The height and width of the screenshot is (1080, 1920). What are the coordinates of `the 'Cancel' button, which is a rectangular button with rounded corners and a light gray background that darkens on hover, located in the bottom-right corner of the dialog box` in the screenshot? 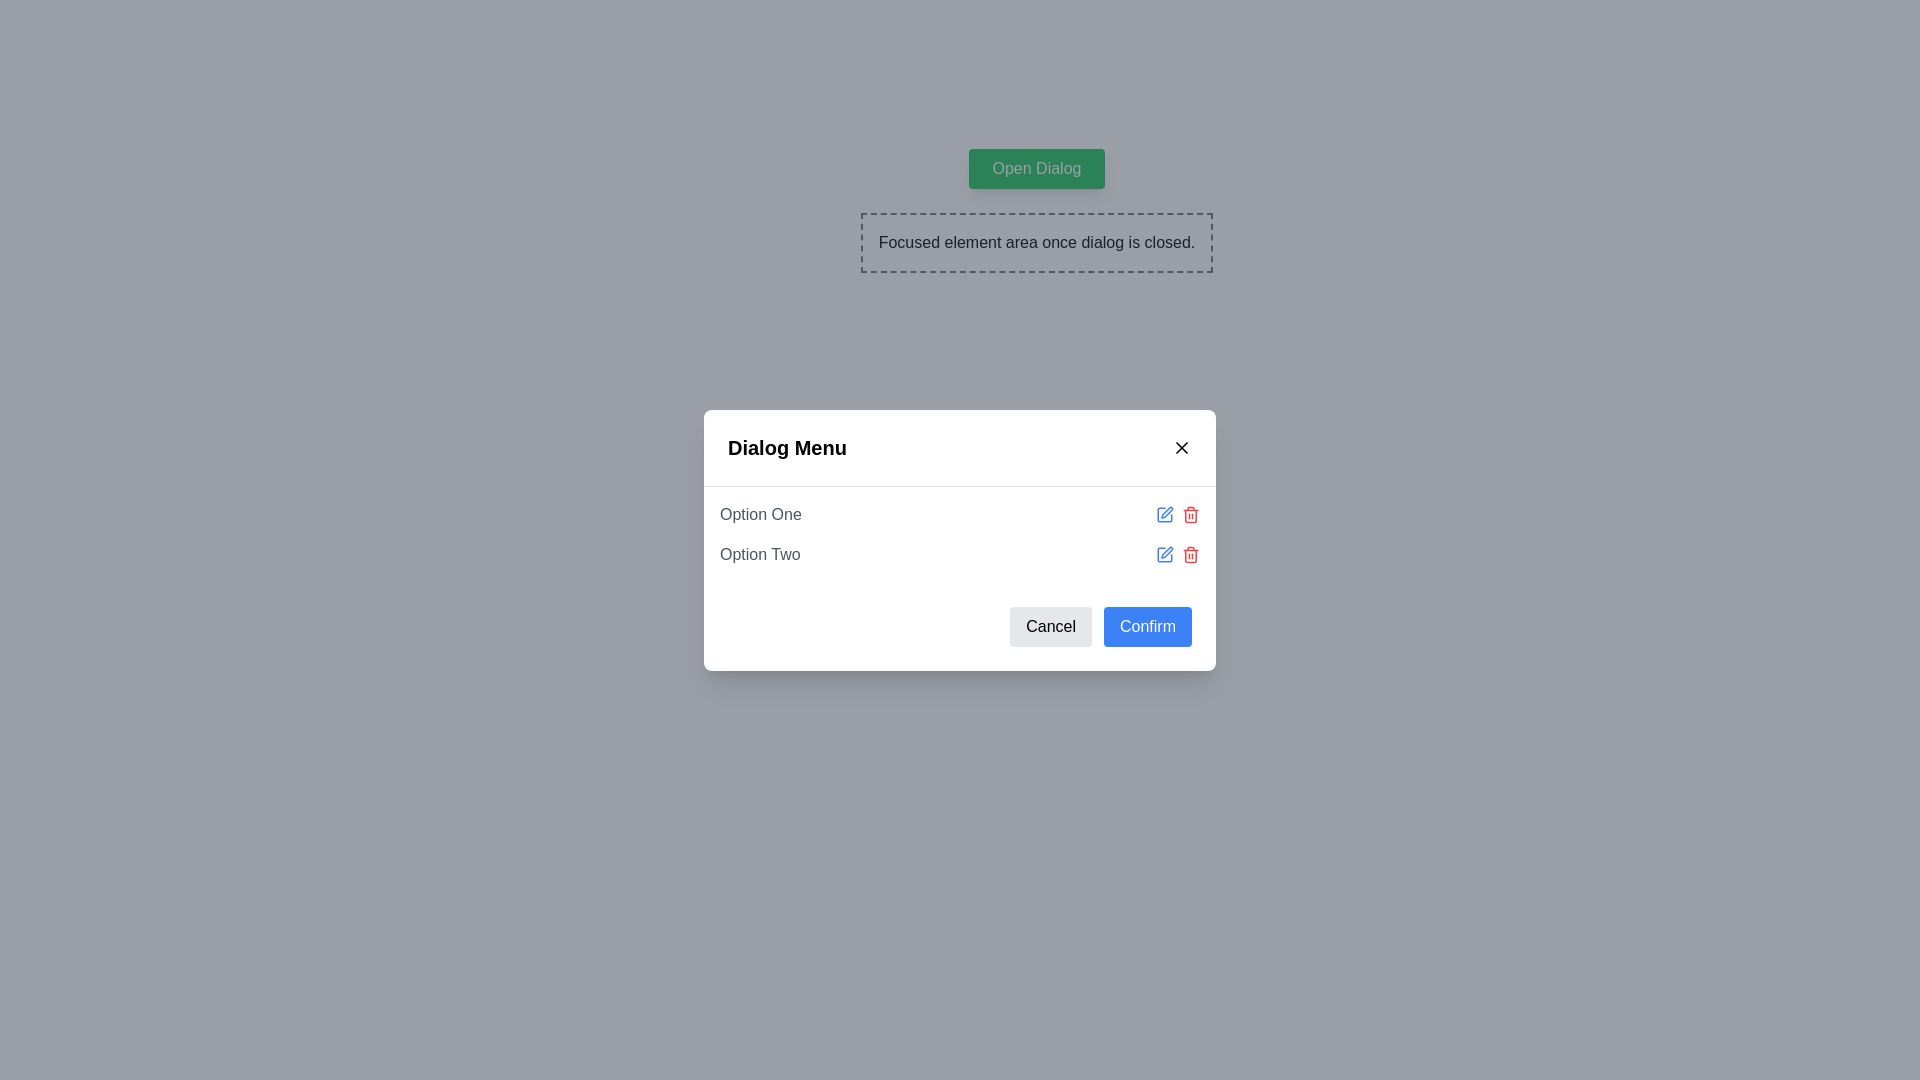 It's located at (1050, 625).